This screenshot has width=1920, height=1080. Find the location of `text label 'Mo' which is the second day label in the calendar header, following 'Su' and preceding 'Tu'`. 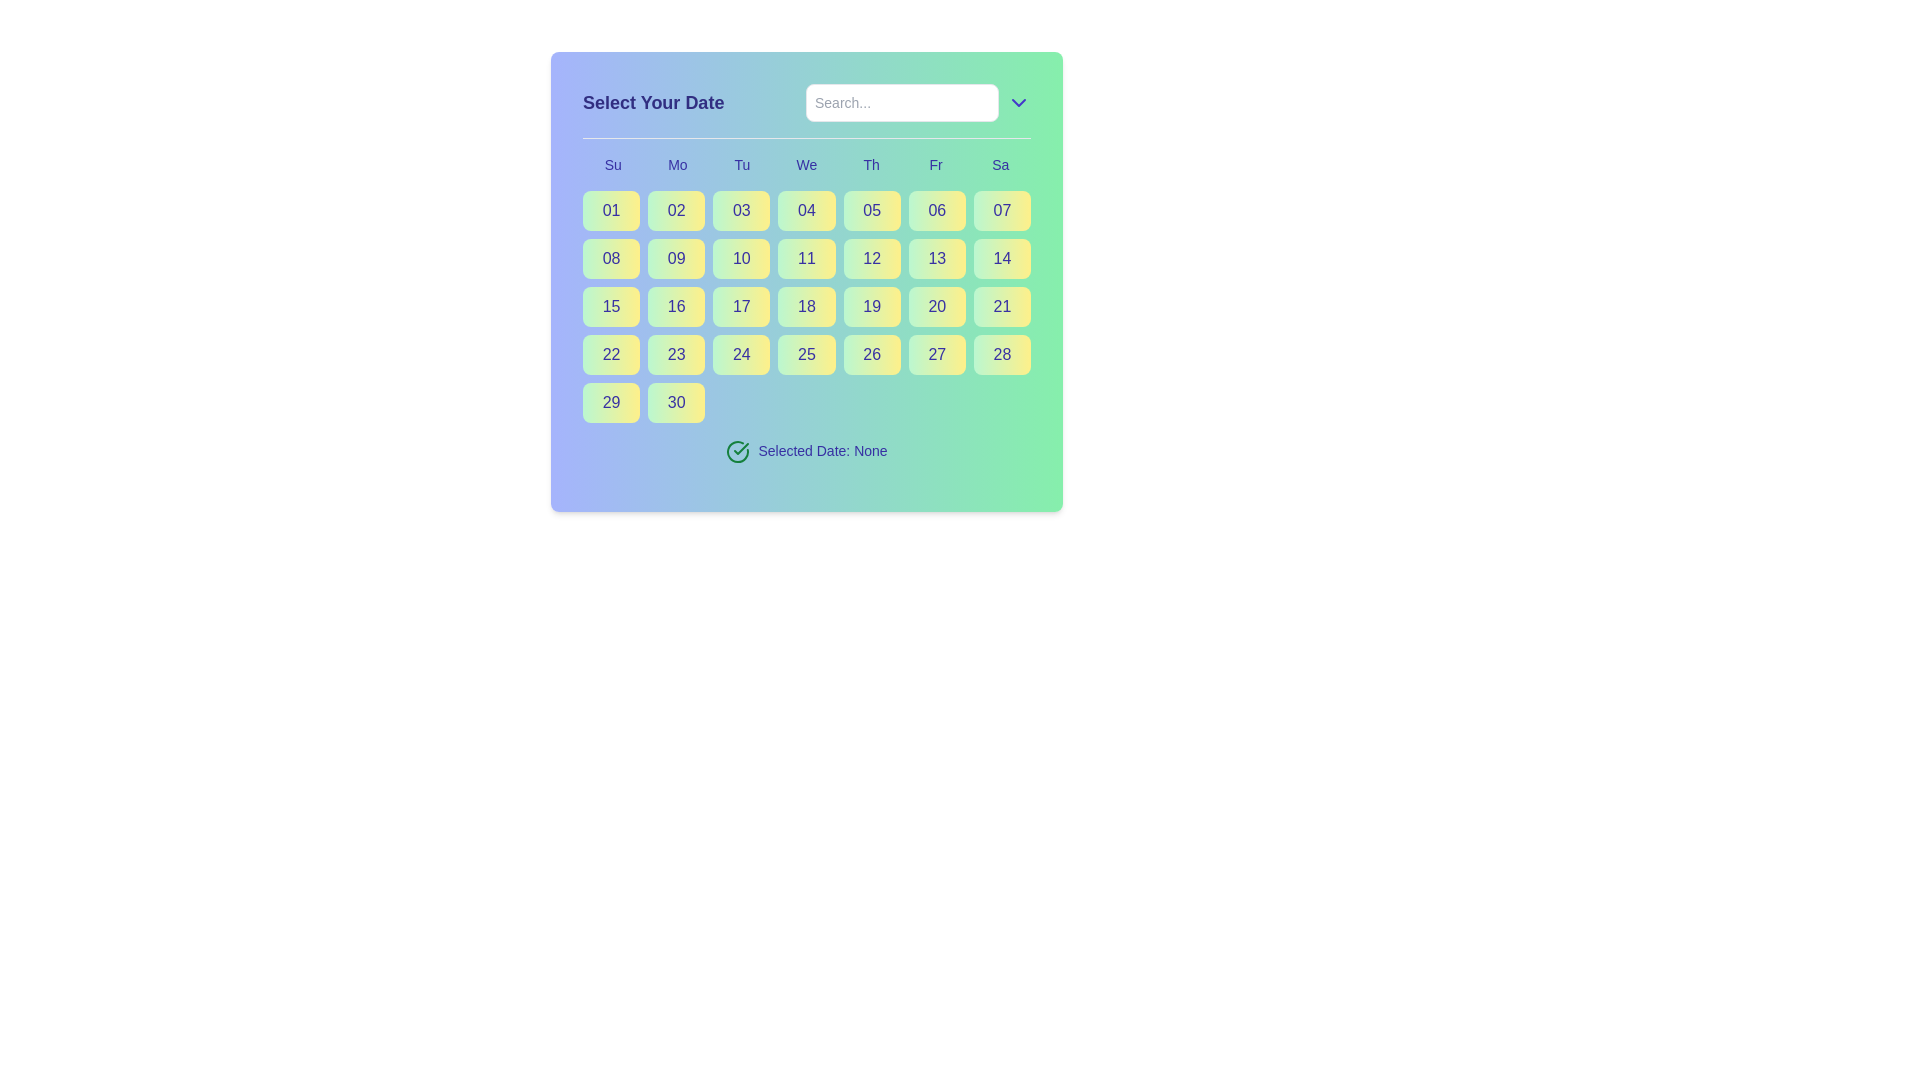

text label 'Mo' which is the second day label in the calendar header, following 'Su' and preceding 'Tu' is located at coordinates (677, 164).